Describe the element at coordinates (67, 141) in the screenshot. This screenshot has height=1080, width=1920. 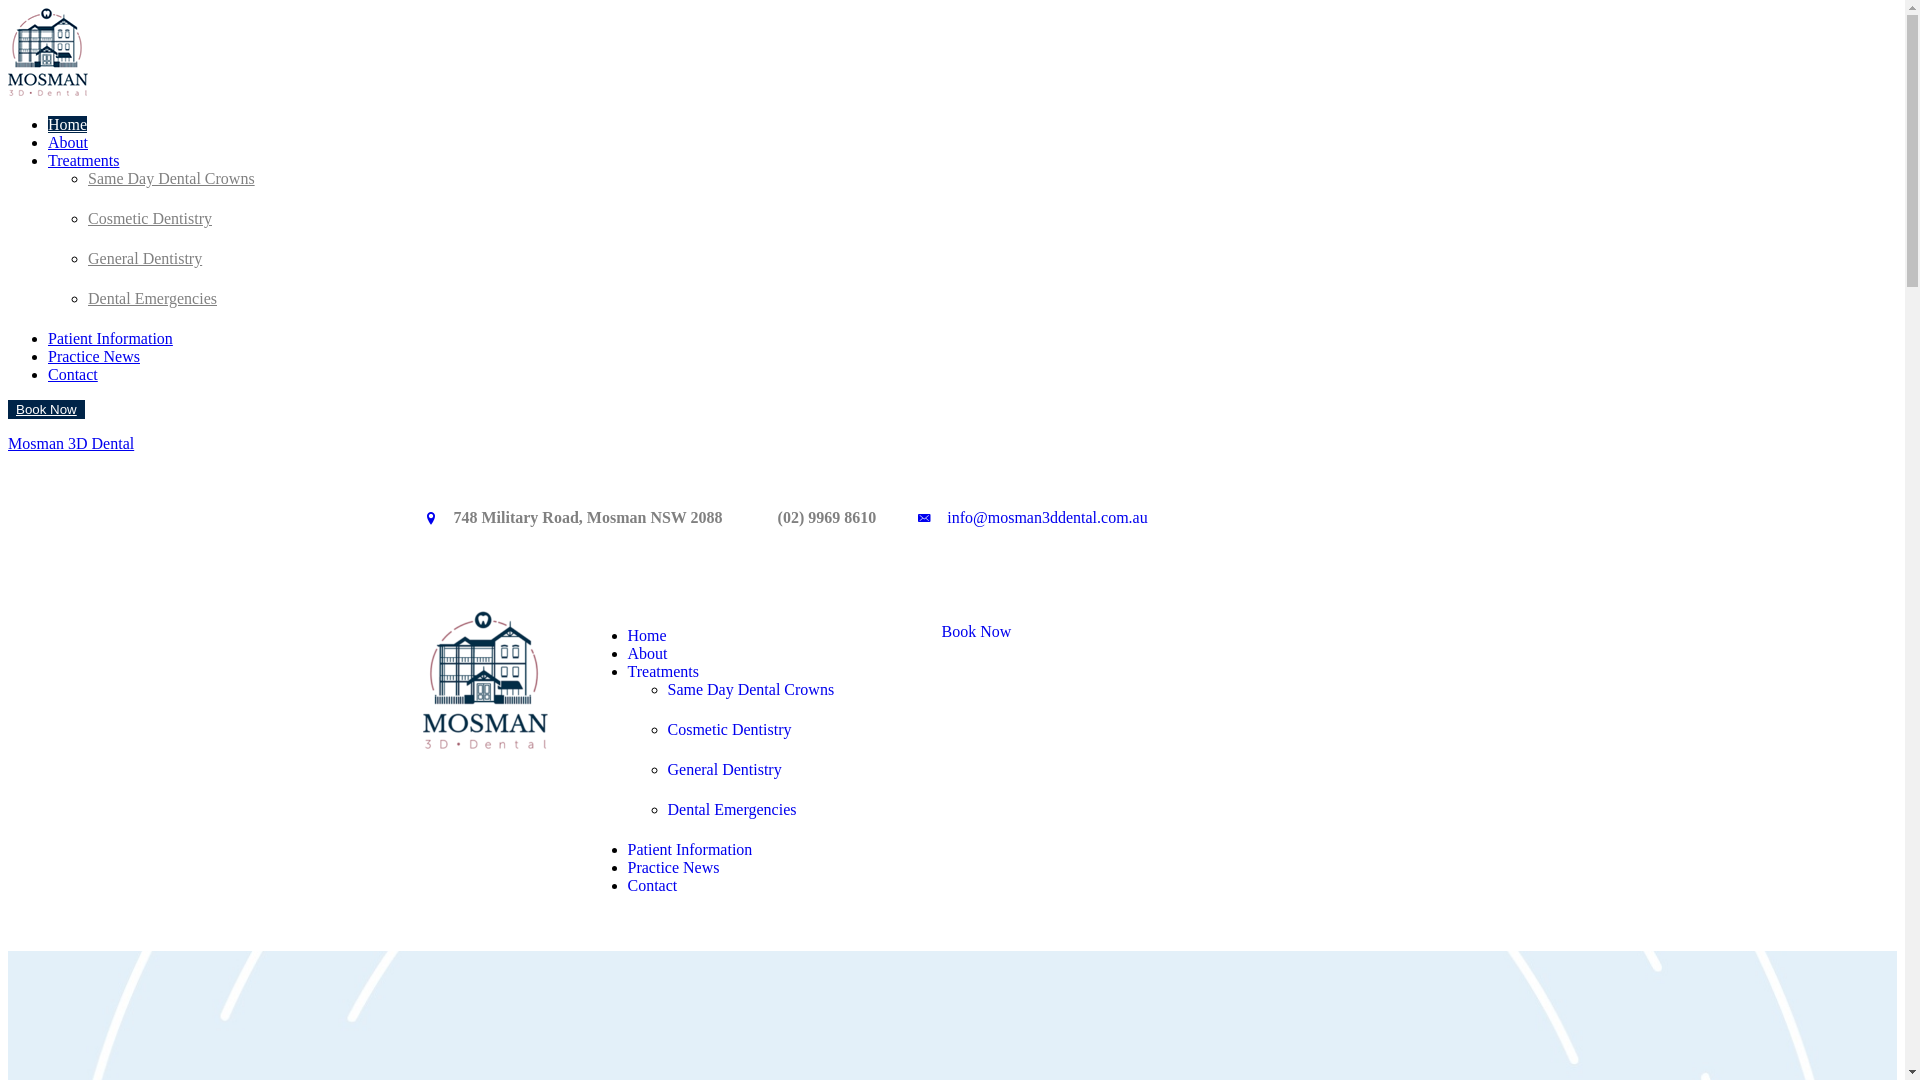
I see `'About'` at that location.